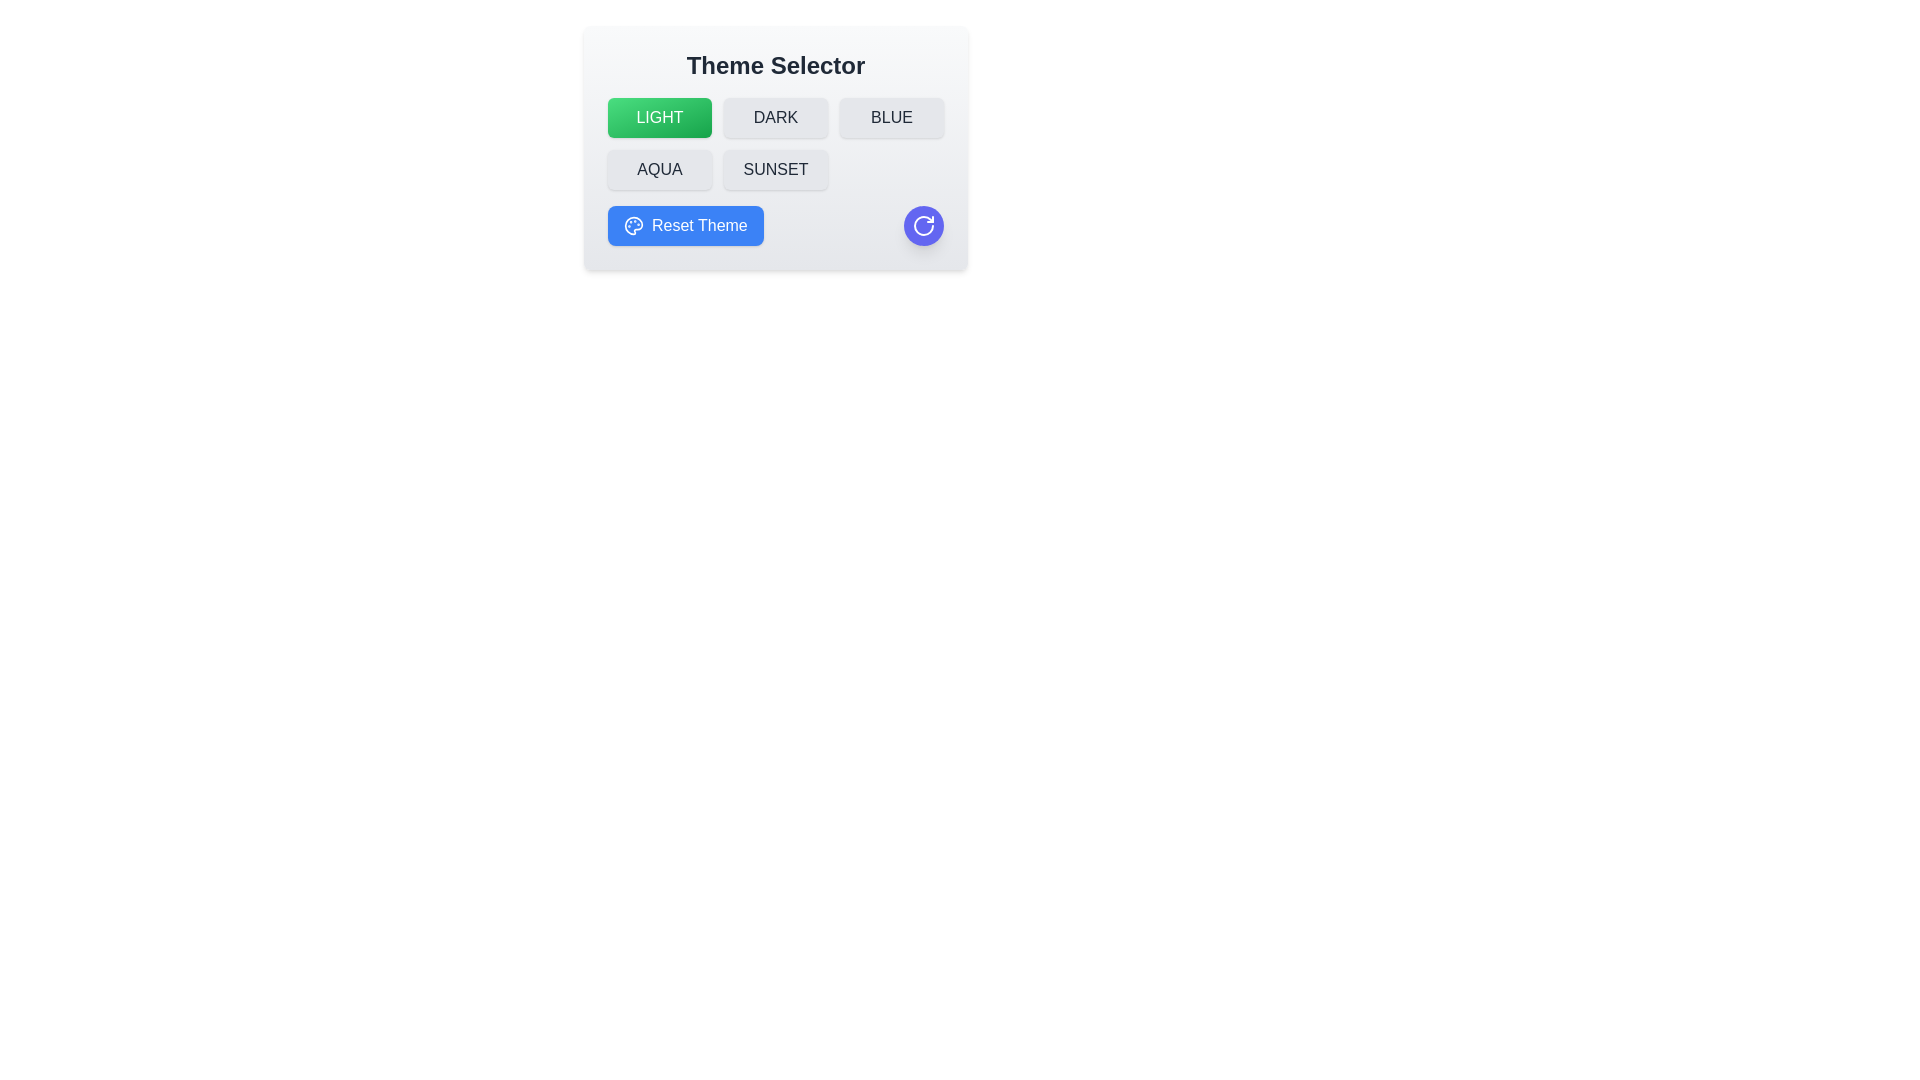  I want to click on the theme button corresponding to SUNSET, so click(775, 168).